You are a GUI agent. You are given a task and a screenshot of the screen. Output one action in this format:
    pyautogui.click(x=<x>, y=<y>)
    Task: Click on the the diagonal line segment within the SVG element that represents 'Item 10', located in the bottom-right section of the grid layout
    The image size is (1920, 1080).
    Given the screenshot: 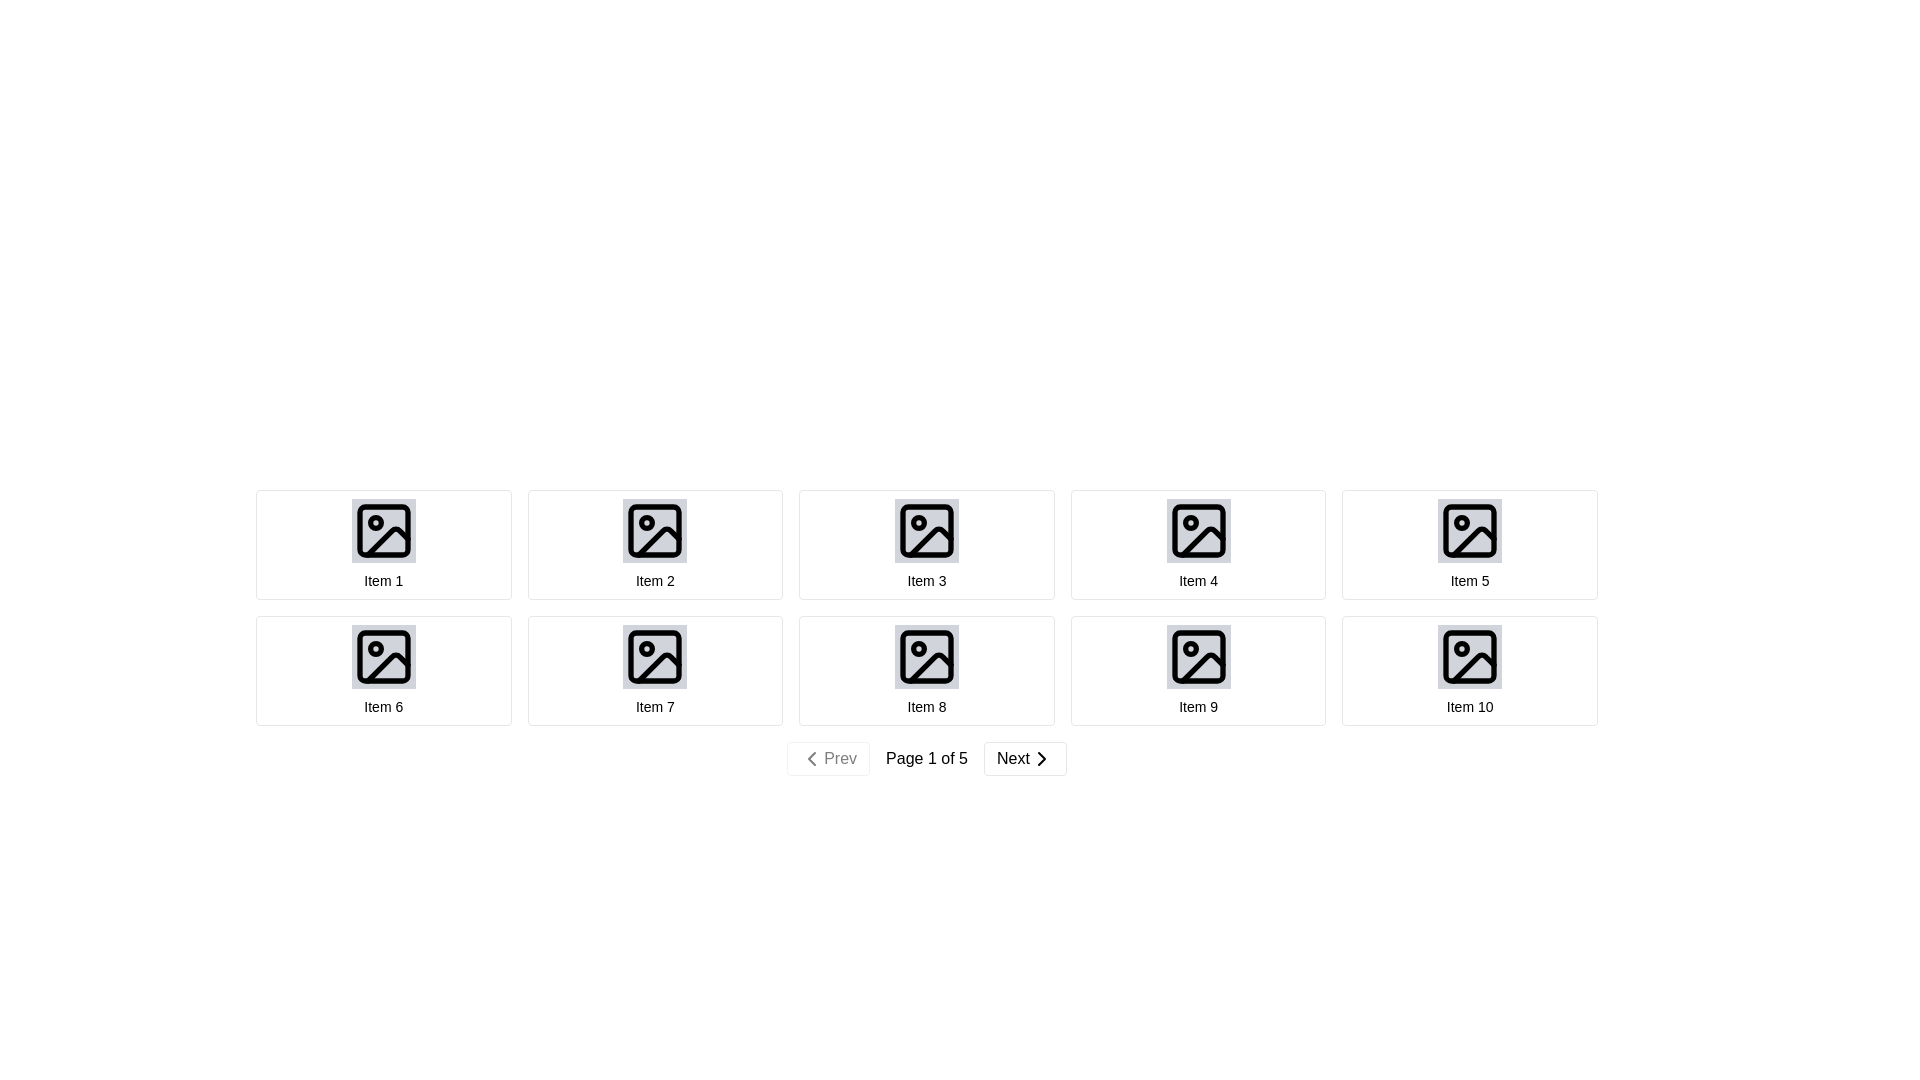 What is the action you would take?
    pyautogui.click(x=1474, y=668)
    